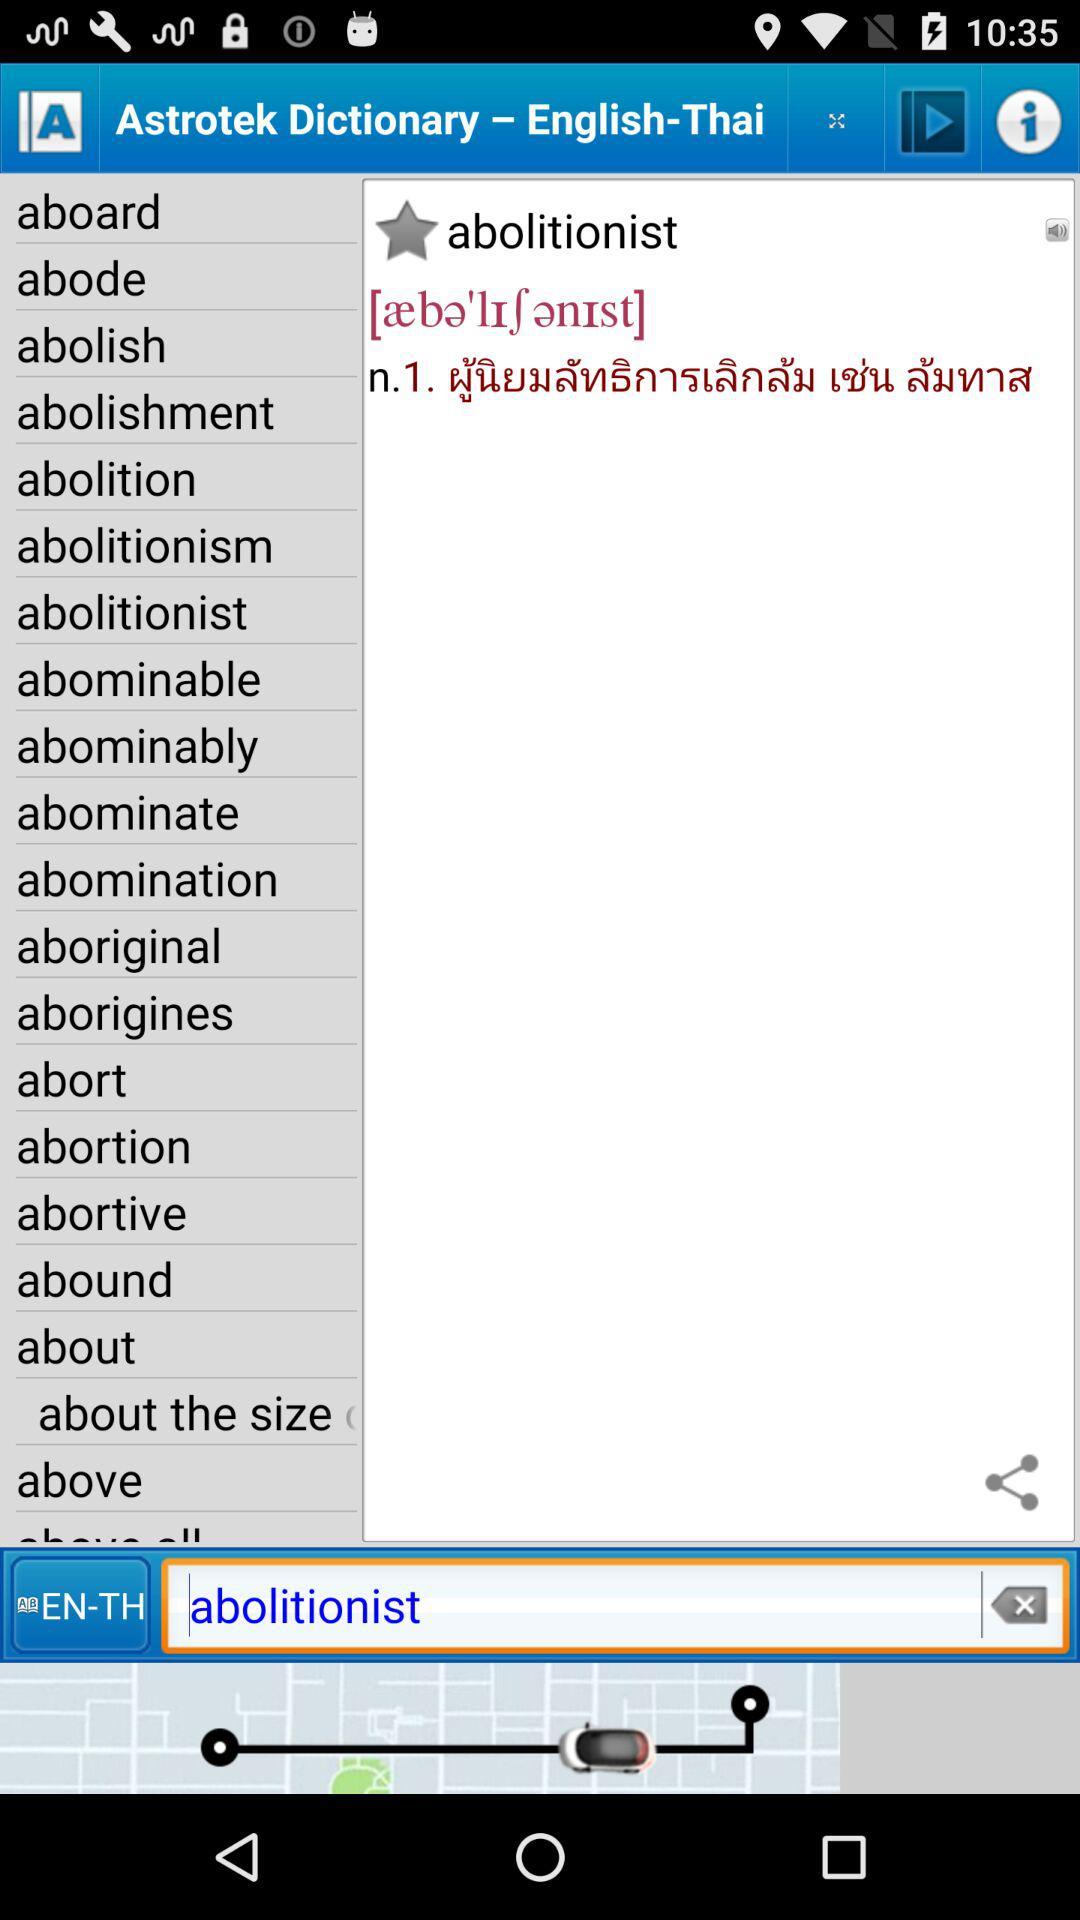 The height and width of the screenshot is (1920, 1080). I want to click on share the name, so click(1017, 1484).